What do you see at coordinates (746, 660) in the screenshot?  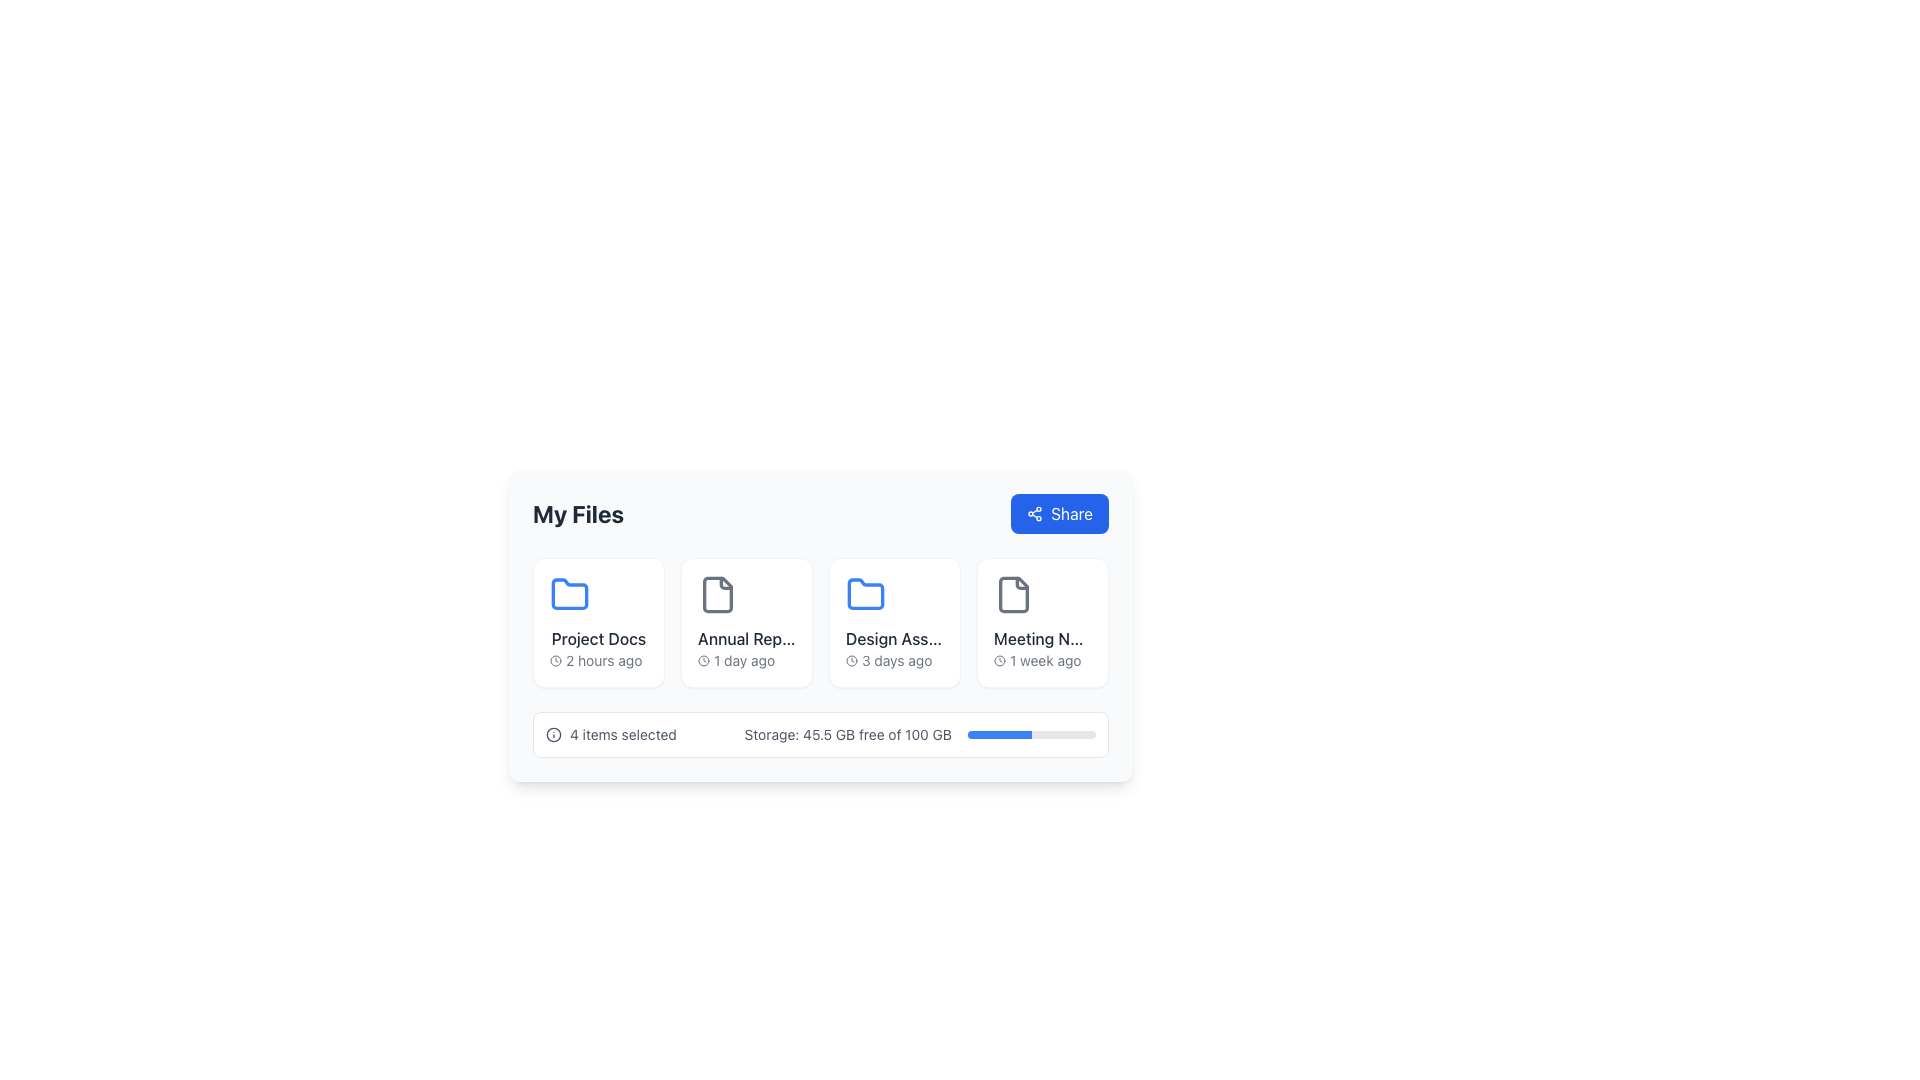 I see `displayed time indicator on the text label with a clock icon located in the bottom-right corner of the 'Annual Report.pdf' card, which is the second card from the left` at bounding box center [746, 660].